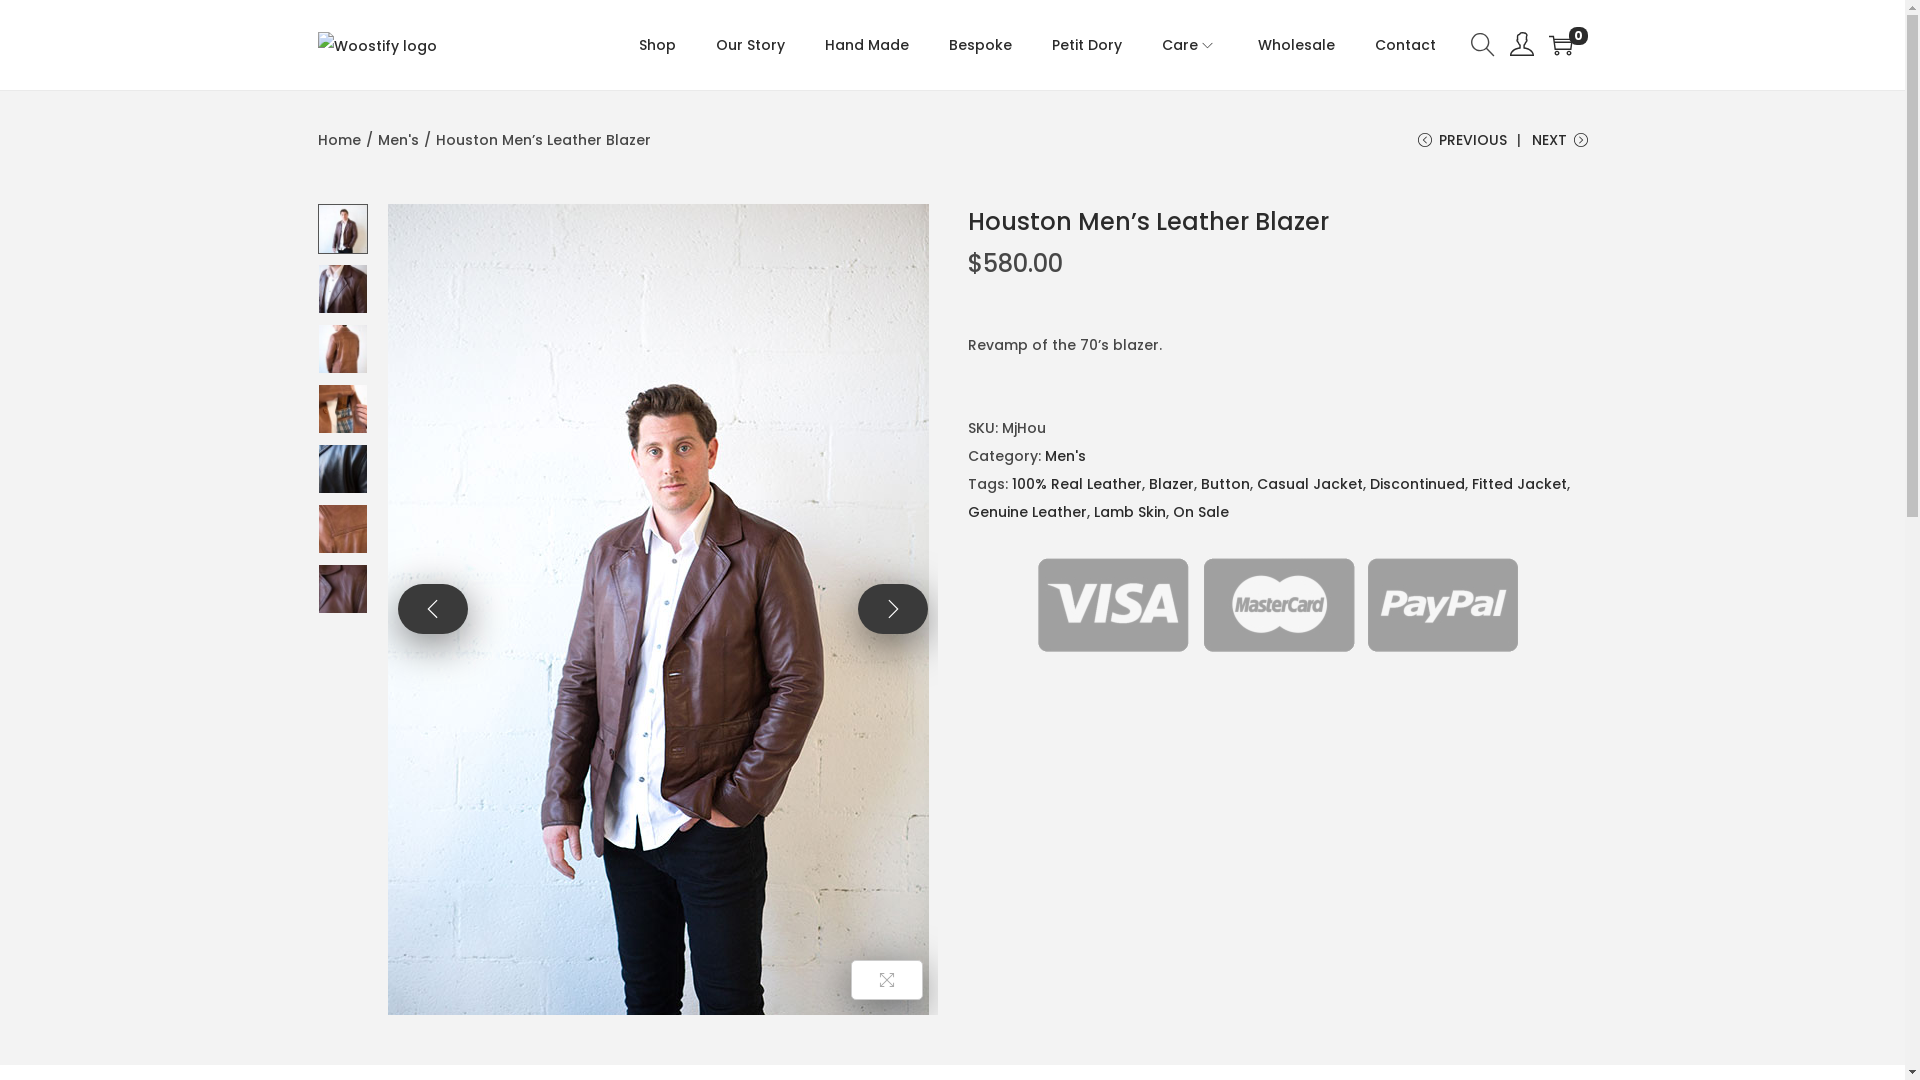  Describe the element at coordinates (1170, 483) in the screenshot. I see `'Blazer'` at that location.